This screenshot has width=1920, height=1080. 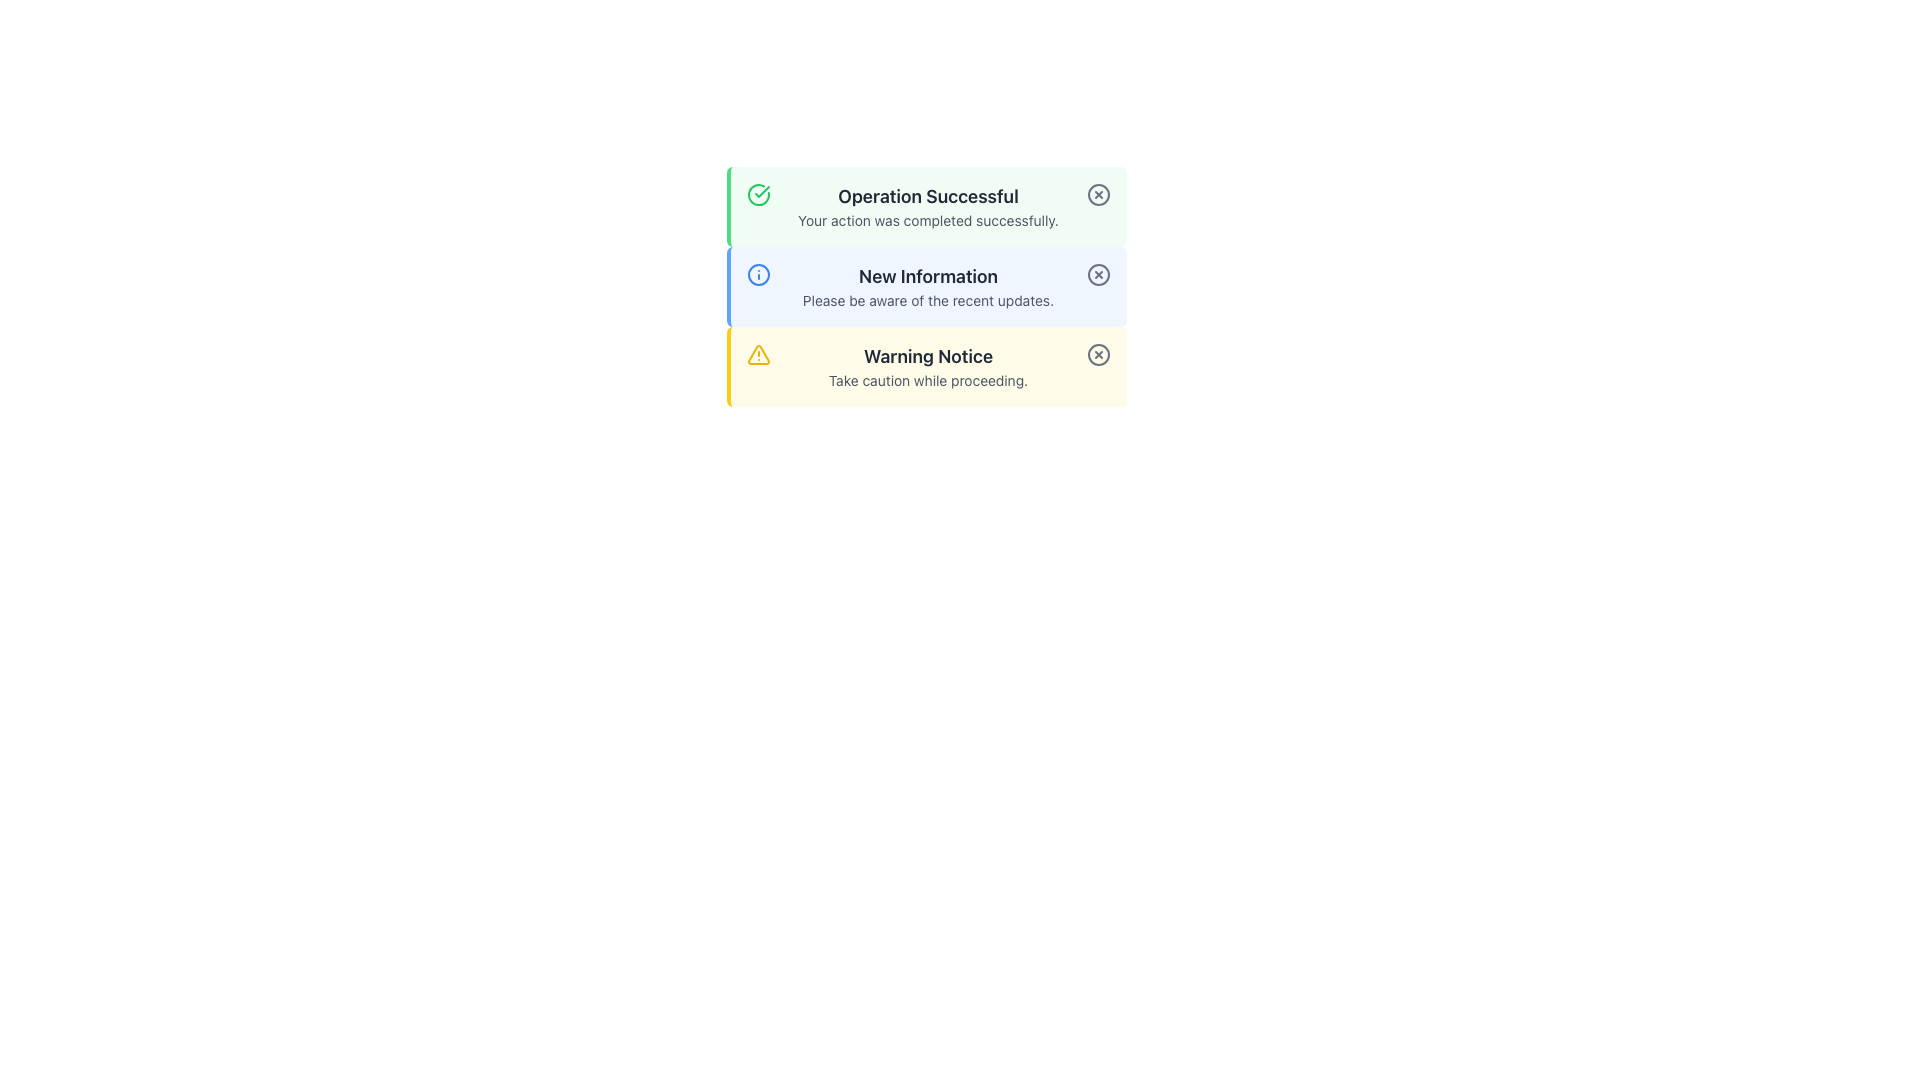 I want to click on the 'Warning Notice' text label, which is the first line of the third notification box styled in bold dark gray on a light yellow background, so click(x=927, y=356).